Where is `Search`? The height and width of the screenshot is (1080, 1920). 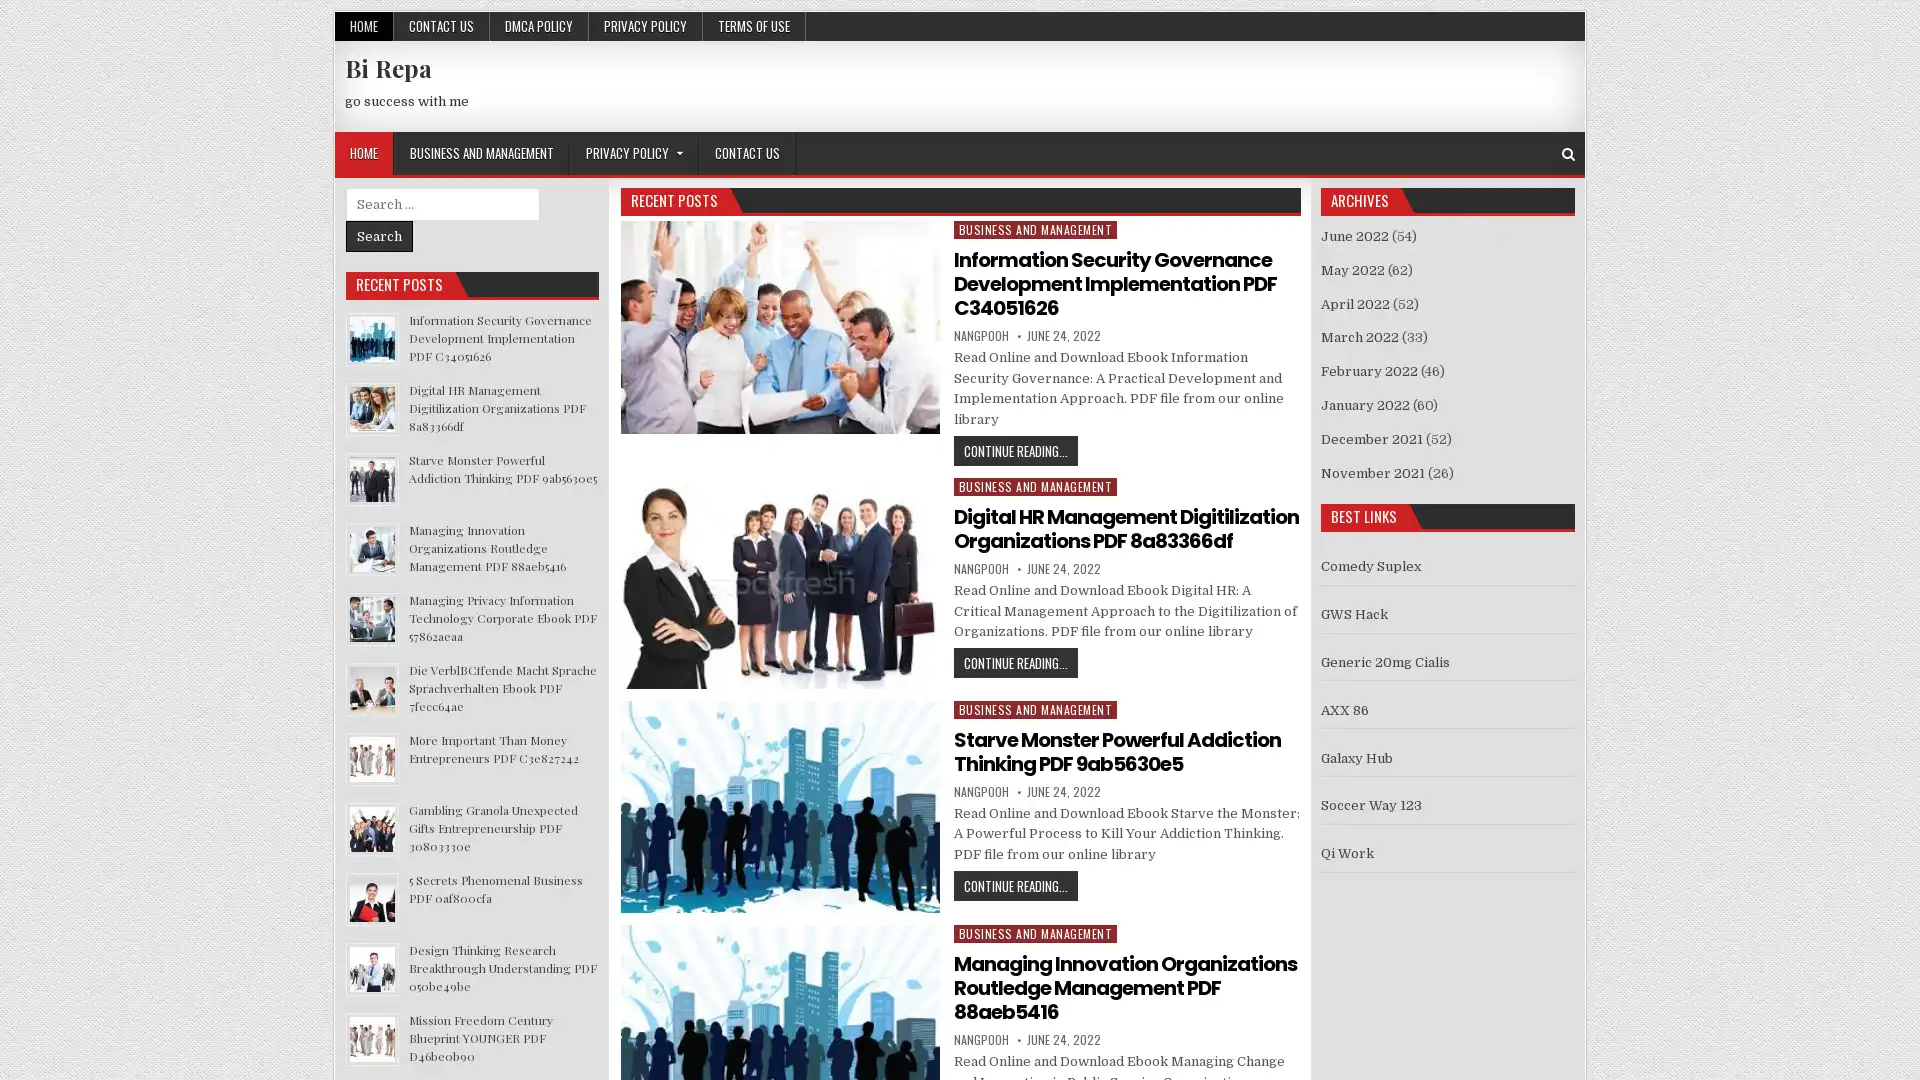 Search is located at coordinates (378, 235).